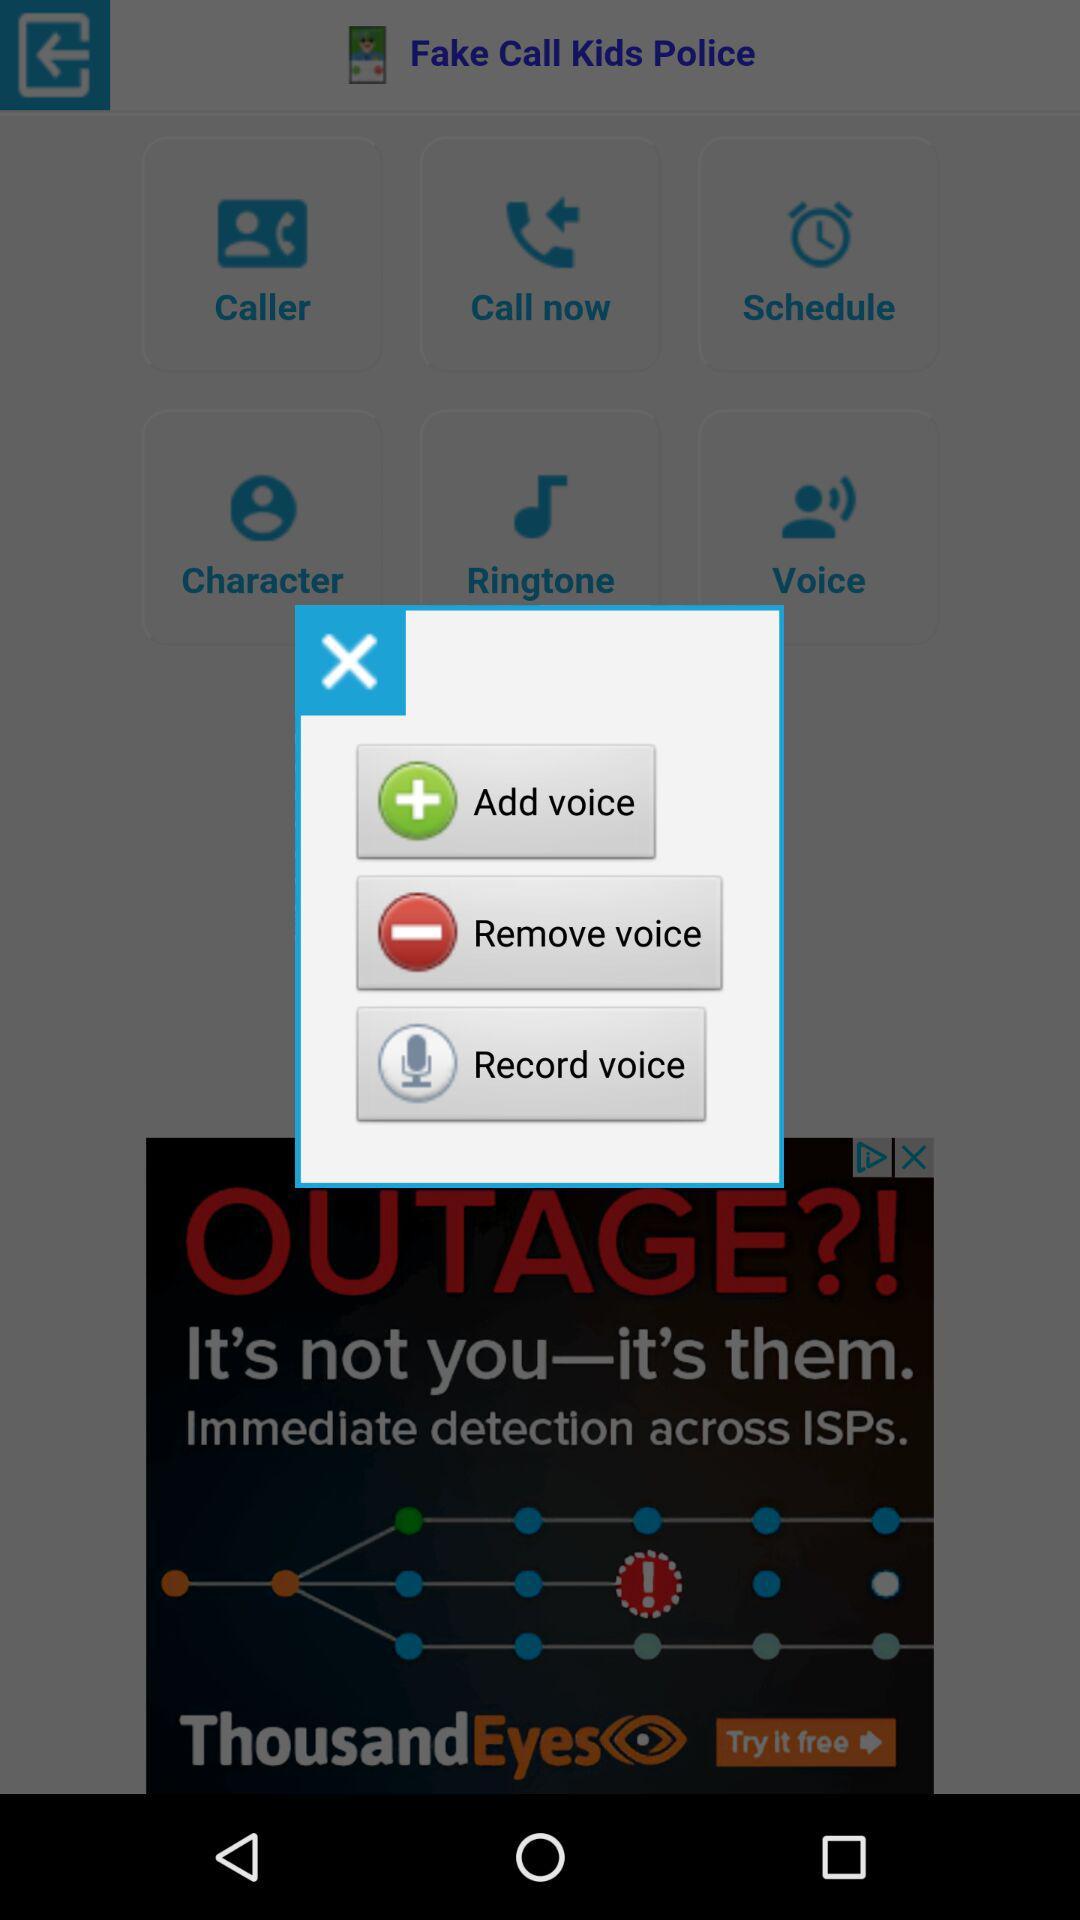 Image resolution: width=1080 pixels, height=1920 pixels. What do you see at coordinates (540, 937) in the screenshot?
I see `item below add voice button` at bounding box center [540, 937].